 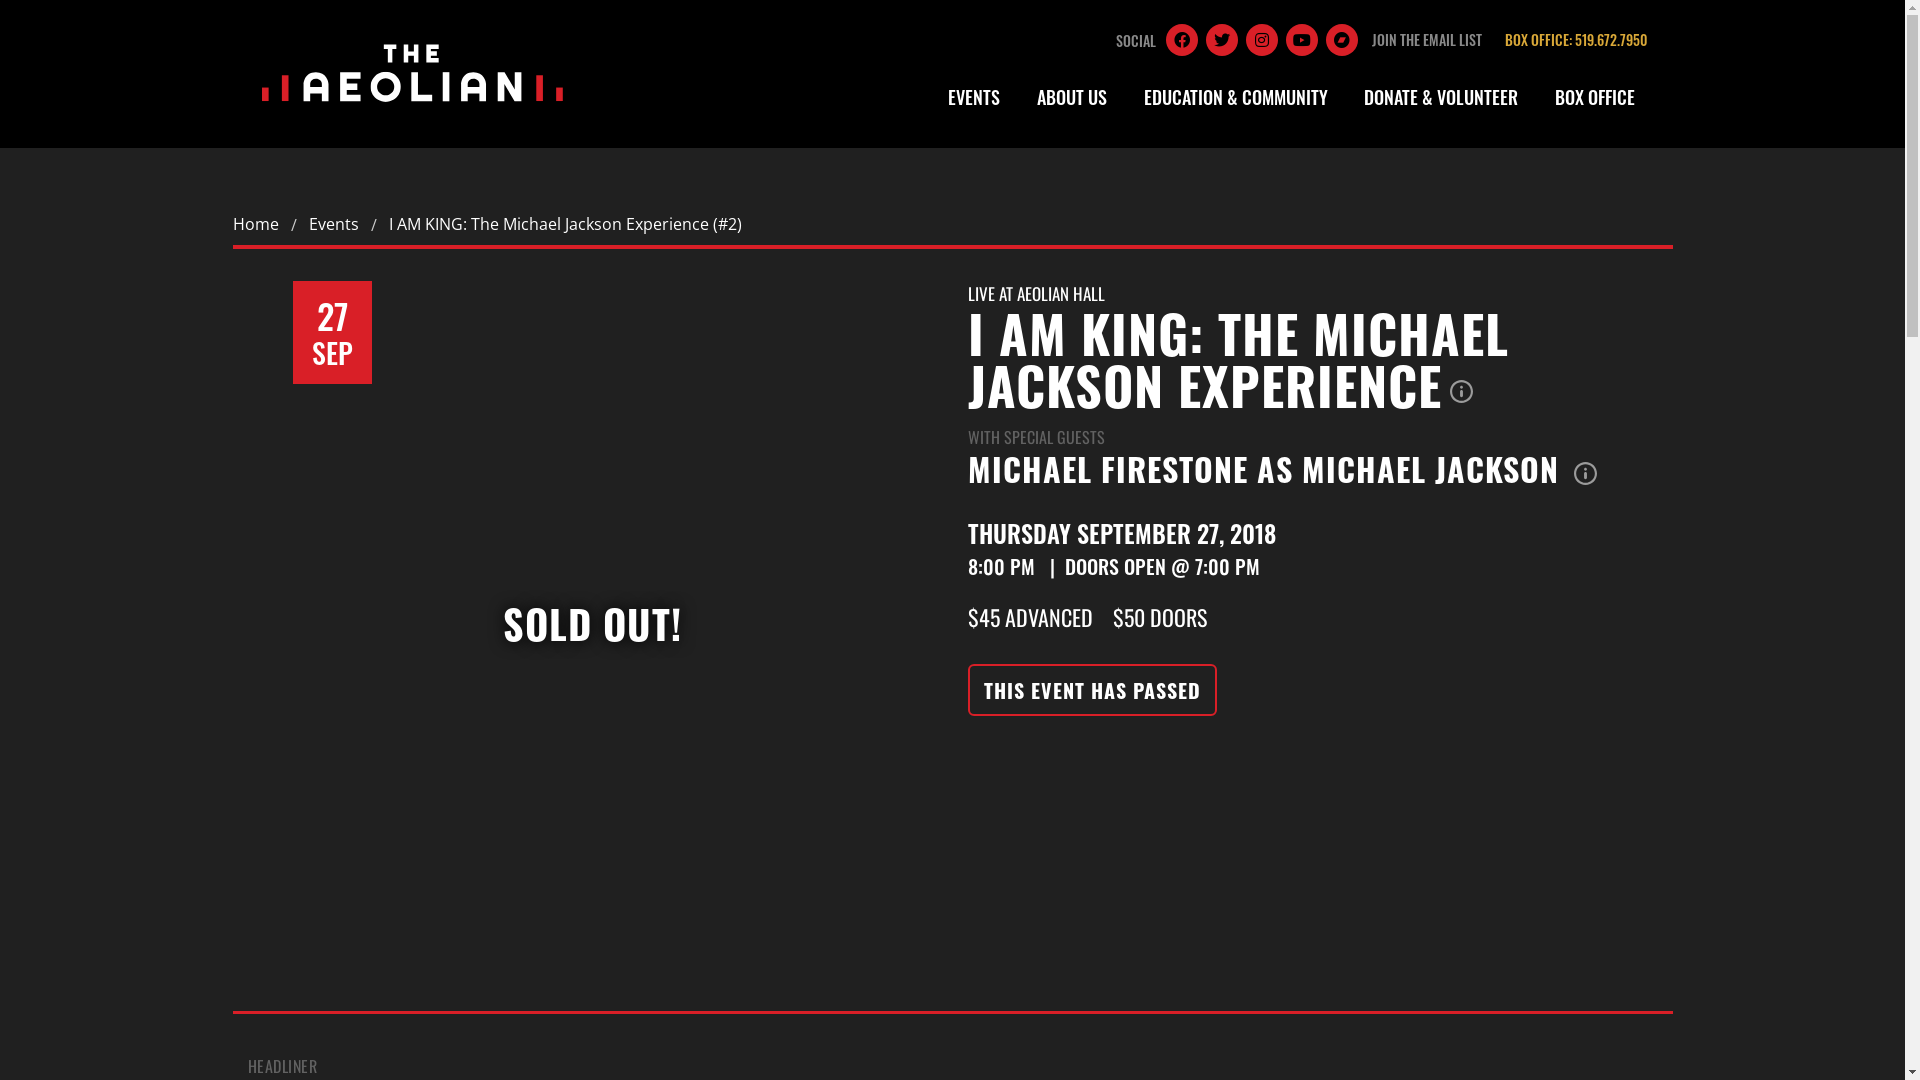 What do you see at coordinates (1128, 97) in the screenshot?
I see `'EDUCATION & COMMUNITY'` at bounding box center [1128, 97].